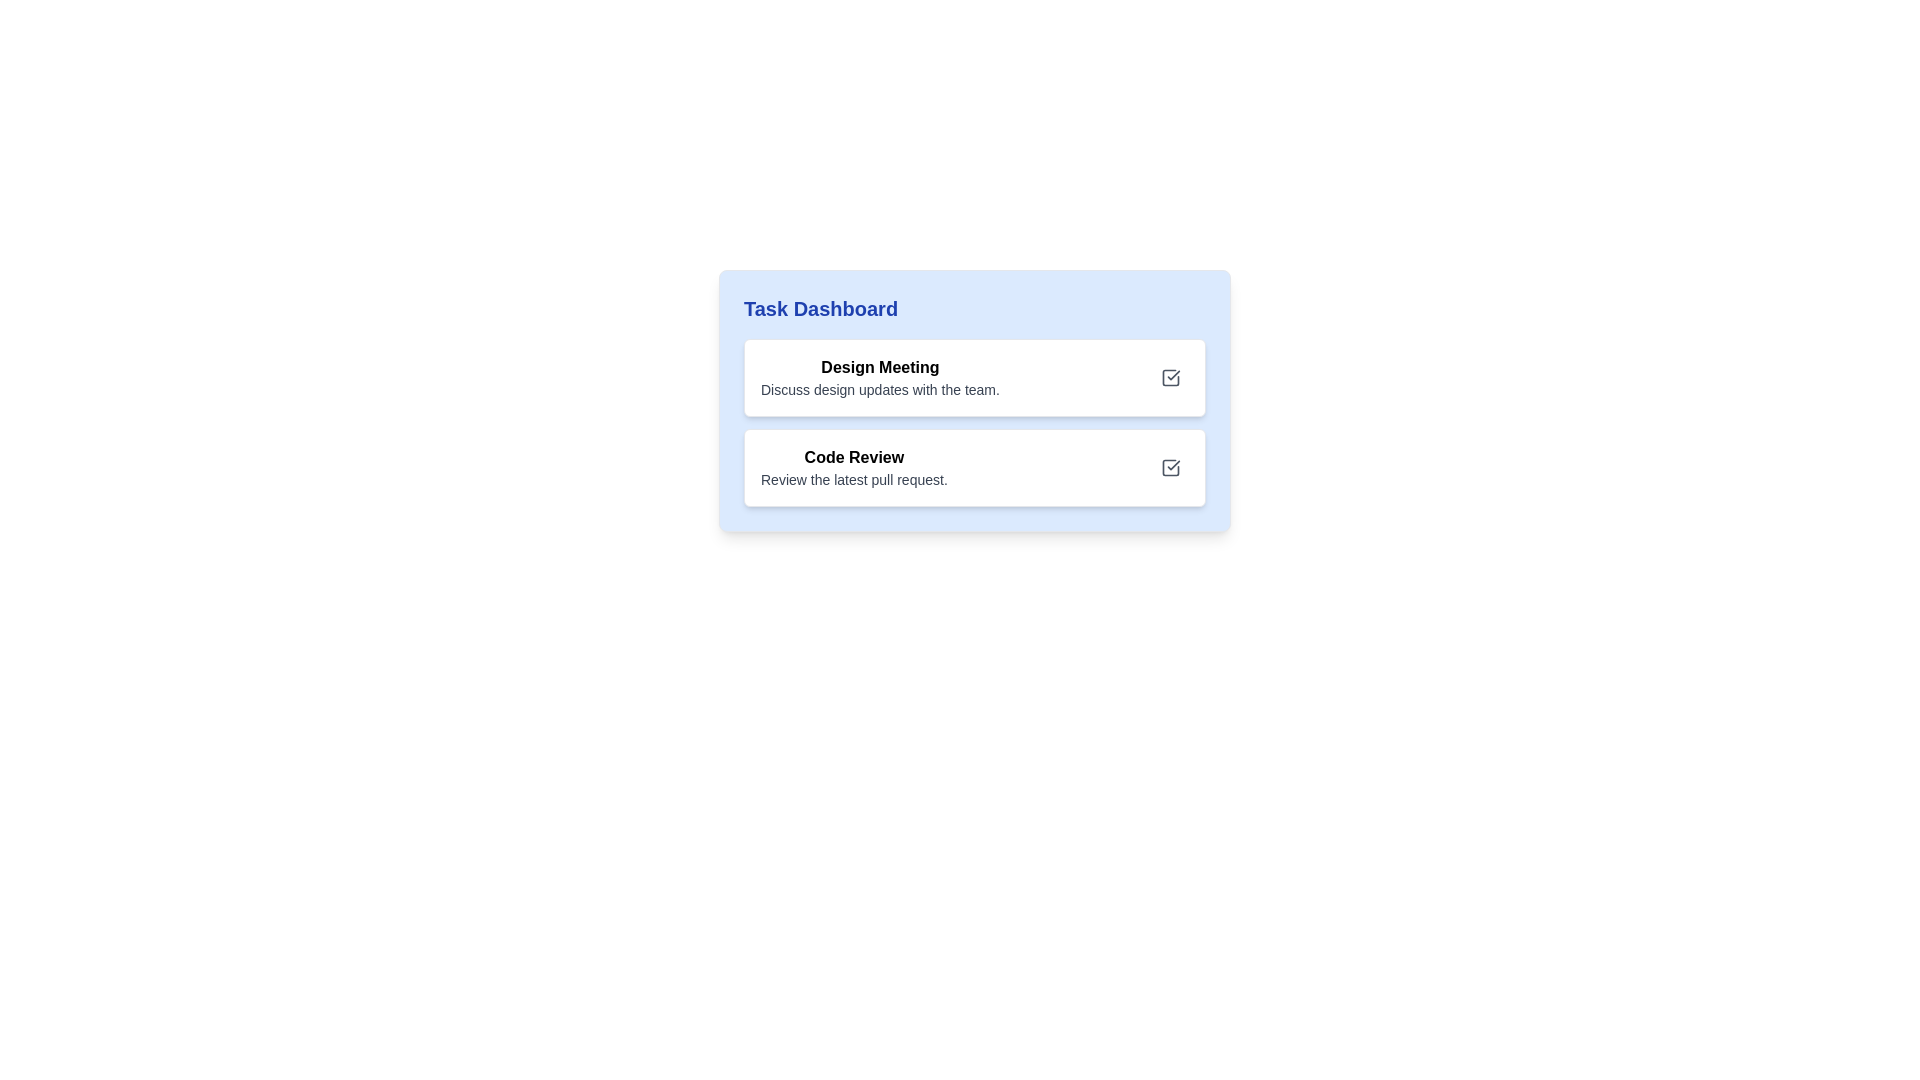 Image resolution: width=1920 pixels, height=1080 pixels. Describe the element at coordinates (854, 458) in the screenshot. I see `the text label titled 'Code Review' in the second task card of the 'Task Dashboard' interface` at that location.